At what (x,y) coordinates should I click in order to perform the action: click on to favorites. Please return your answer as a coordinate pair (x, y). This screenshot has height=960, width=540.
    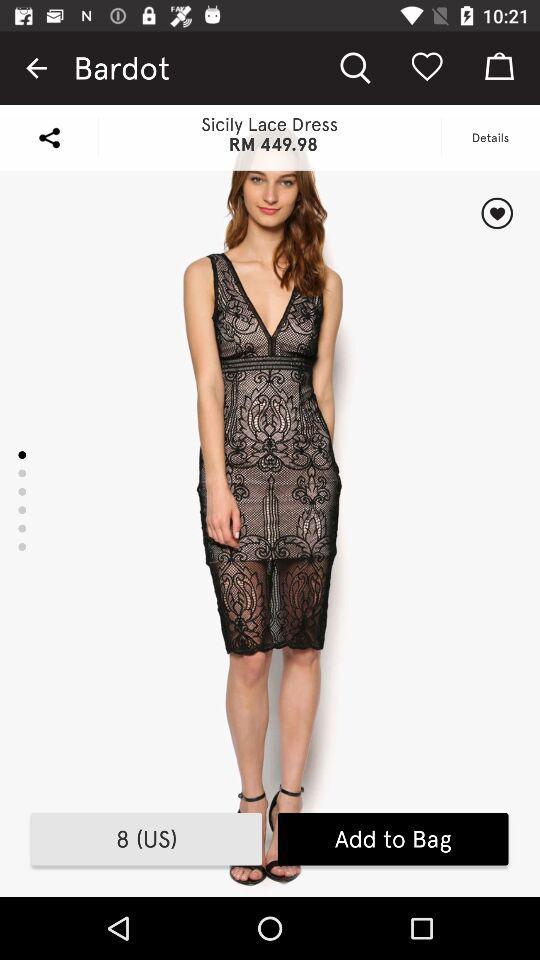
    Looking at the image, I should click on (496, 213).